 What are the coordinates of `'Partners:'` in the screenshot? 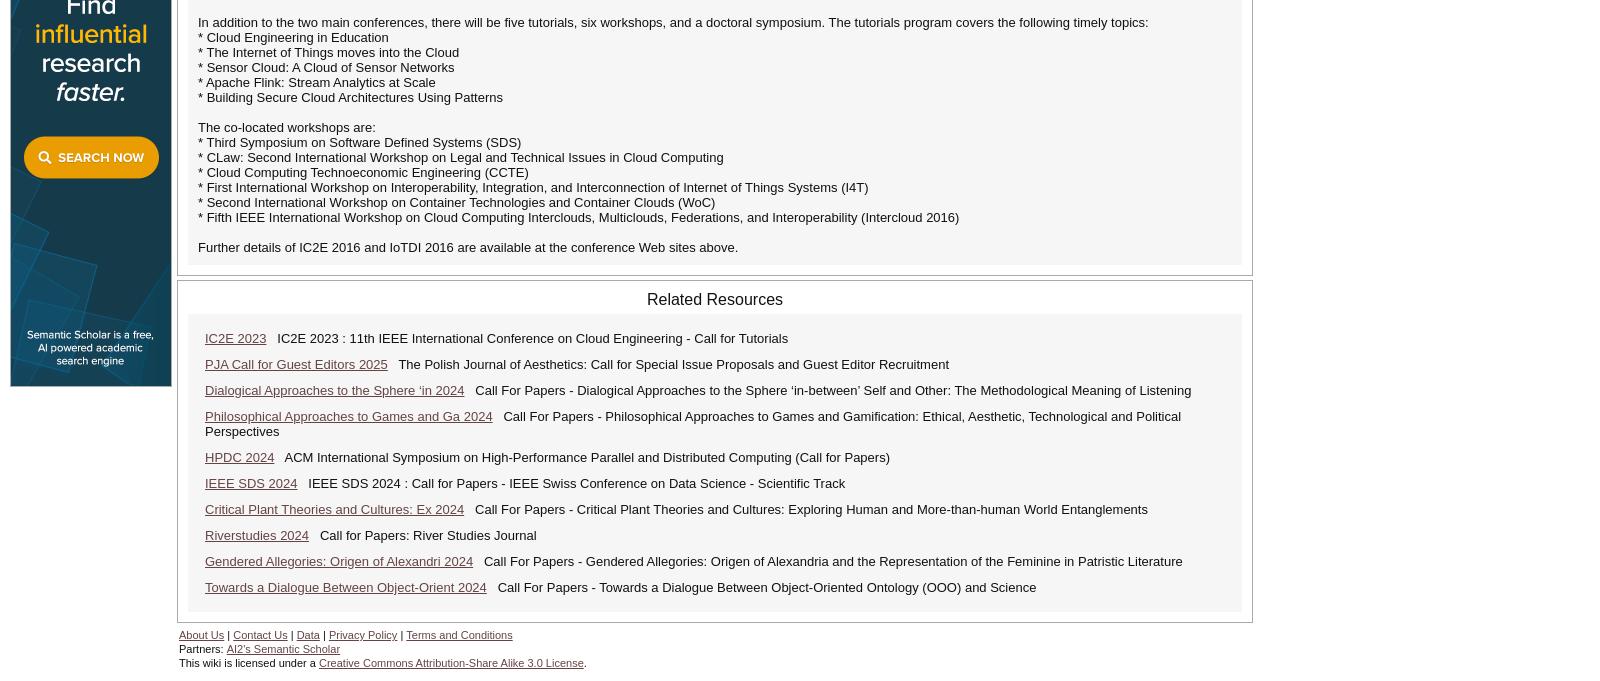 It's located at (202, 648).